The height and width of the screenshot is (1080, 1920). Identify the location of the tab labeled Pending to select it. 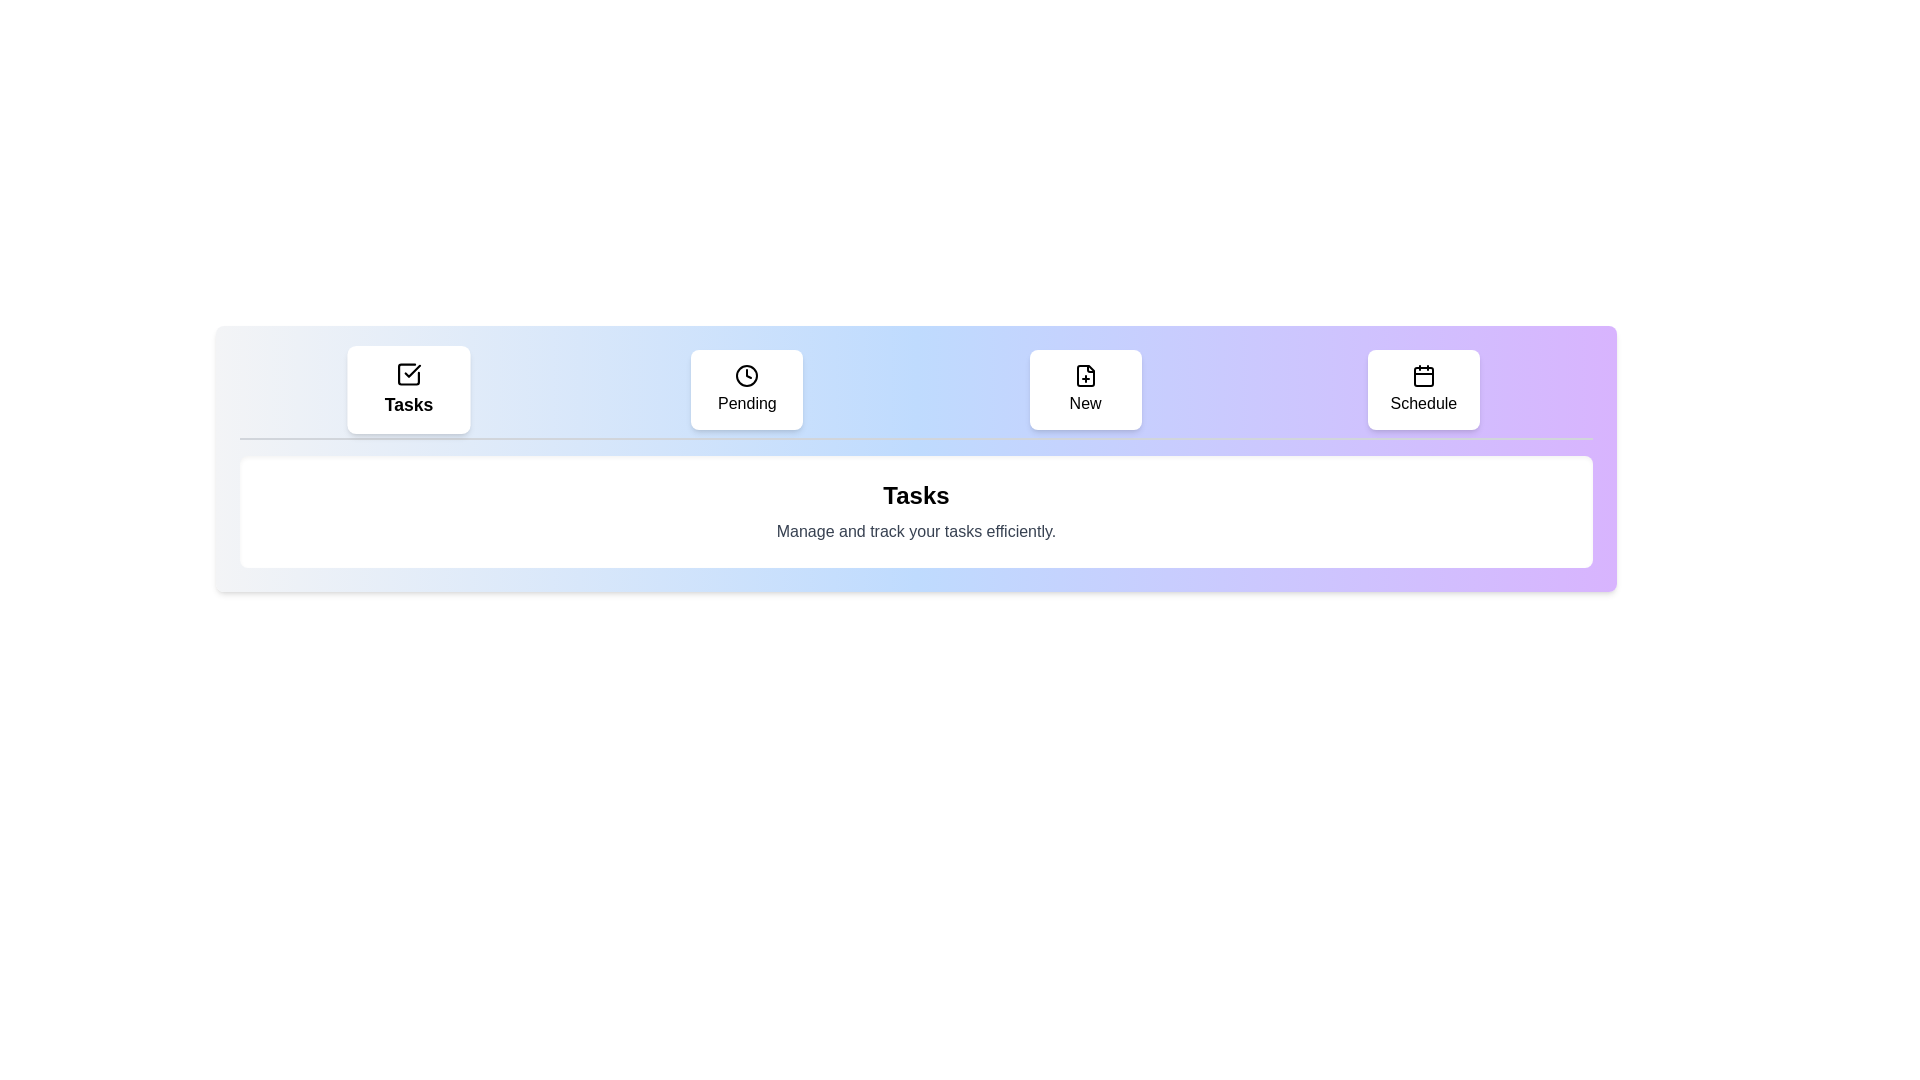
(746, 389).